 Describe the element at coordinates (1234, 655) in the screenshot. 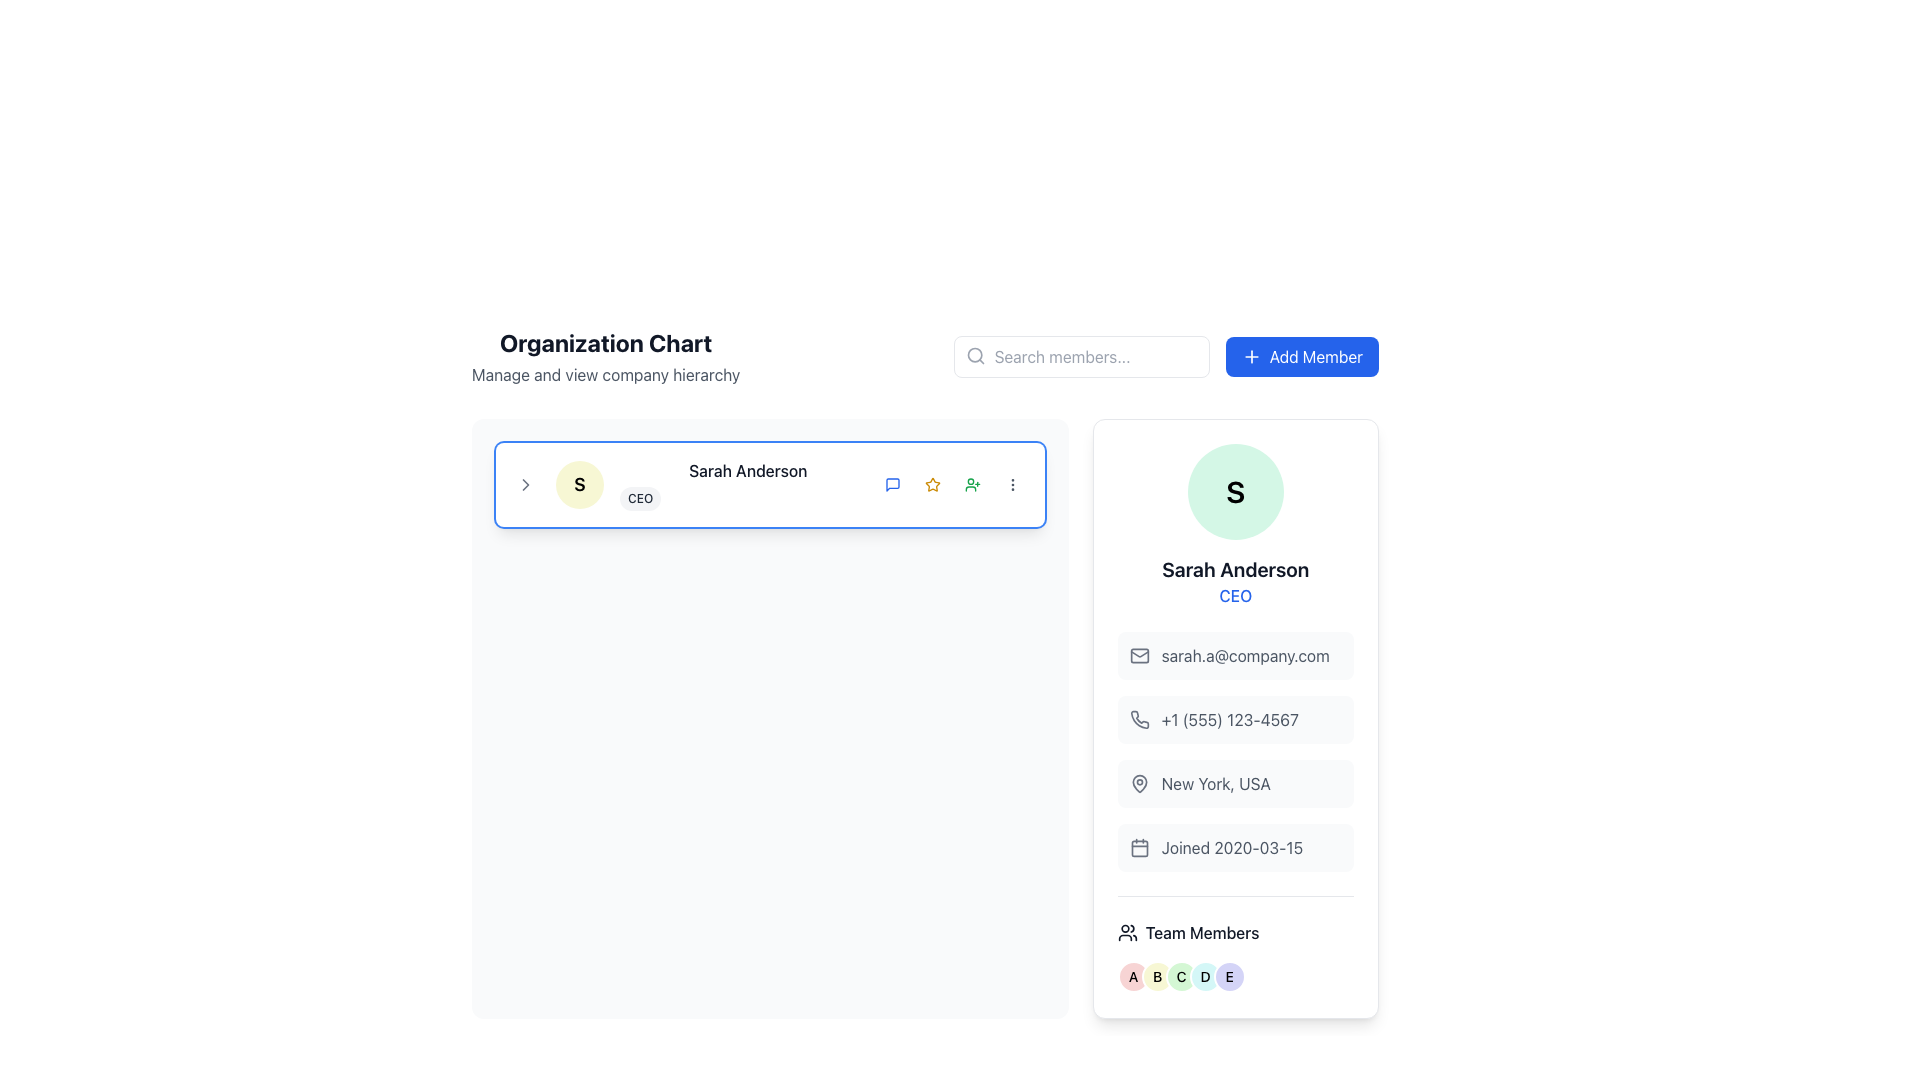

I see `user's email address displayed in the Information display label with an icon, located in the right-hand profile panel, below the user's name and title` at that location.